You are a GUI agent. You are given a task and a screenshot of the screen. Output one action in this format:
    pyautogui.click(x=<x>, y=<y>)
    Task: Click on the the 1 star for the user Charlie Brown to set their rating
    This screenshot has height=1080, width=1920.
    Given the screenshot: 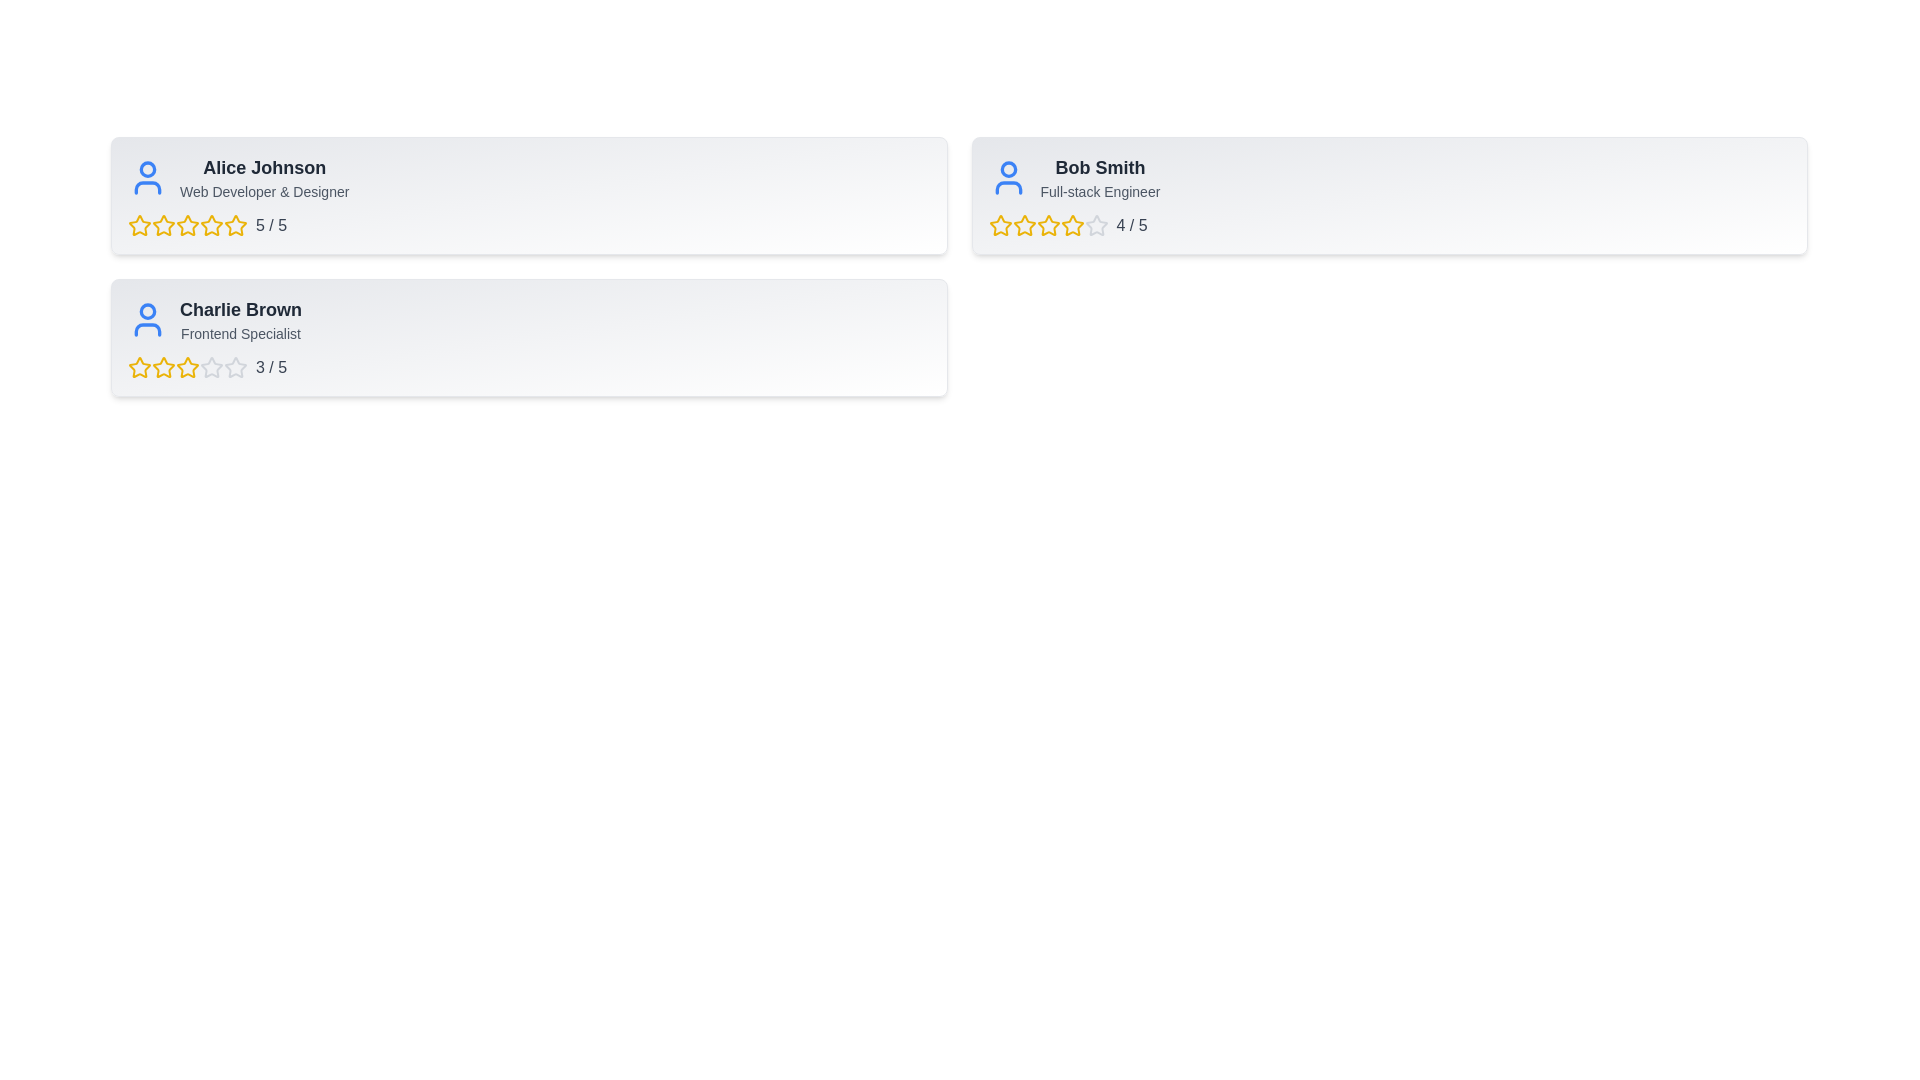 What is the action you would take?
    pyautogui.click(x=138, y=367)
    